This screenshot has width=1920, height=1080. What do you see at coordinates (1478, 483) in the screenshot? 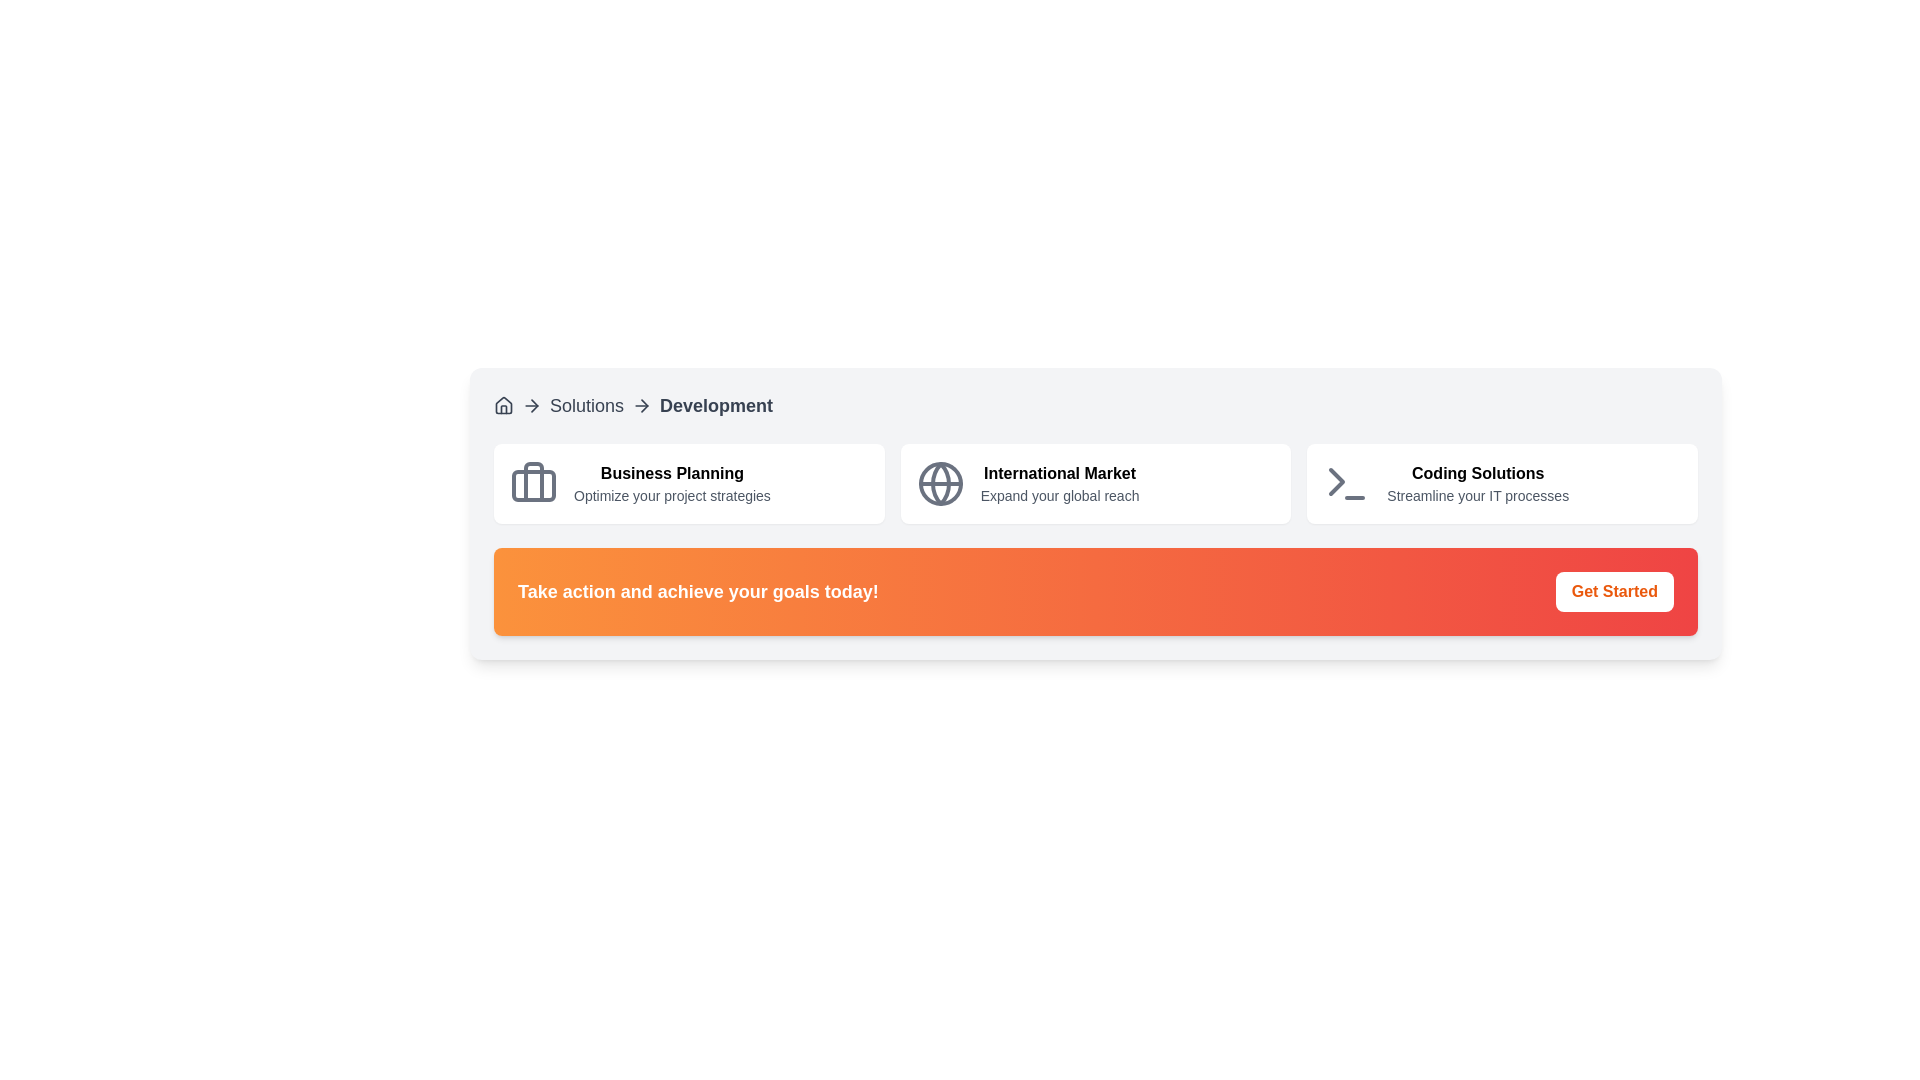
I see `TAB navigation` at bounding box center [1478, 483].